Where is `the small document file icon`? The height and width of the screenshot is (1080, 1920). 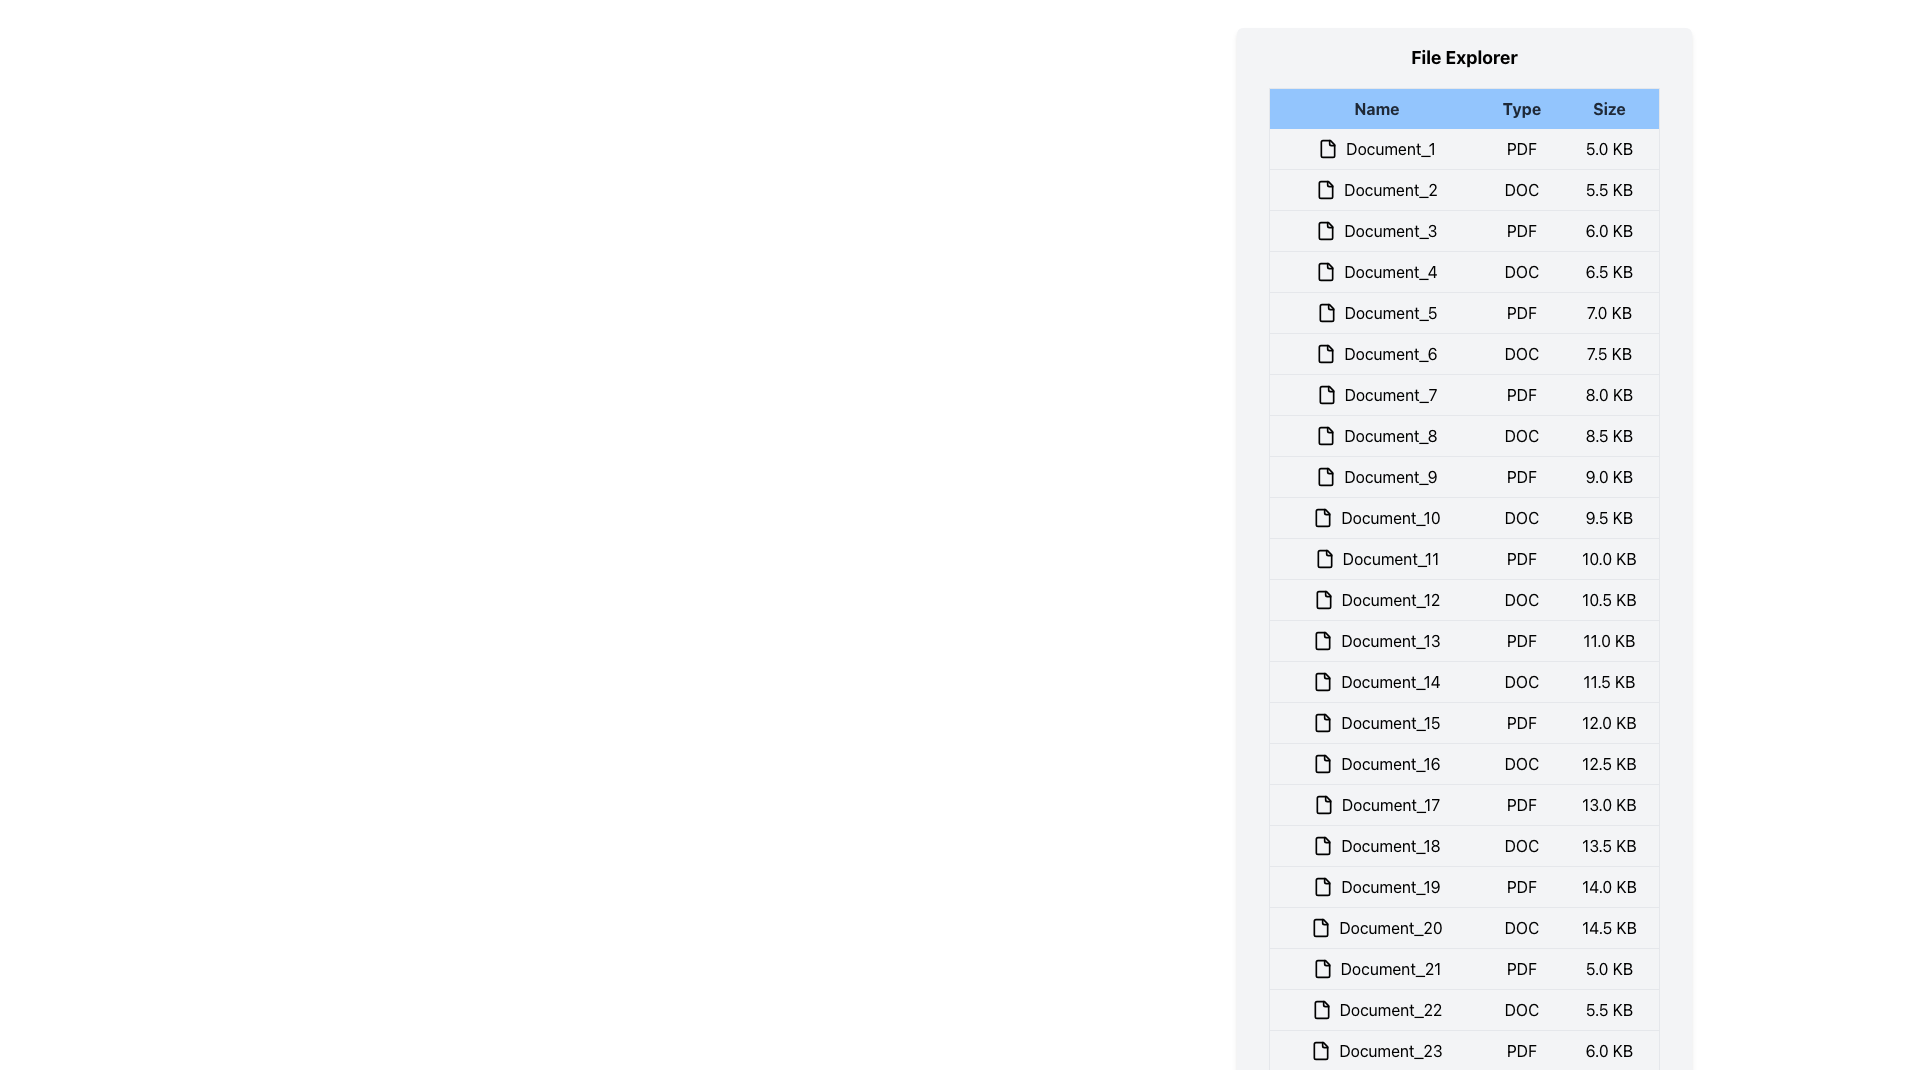
the small document file icon is located at coordinates (1322, 967).